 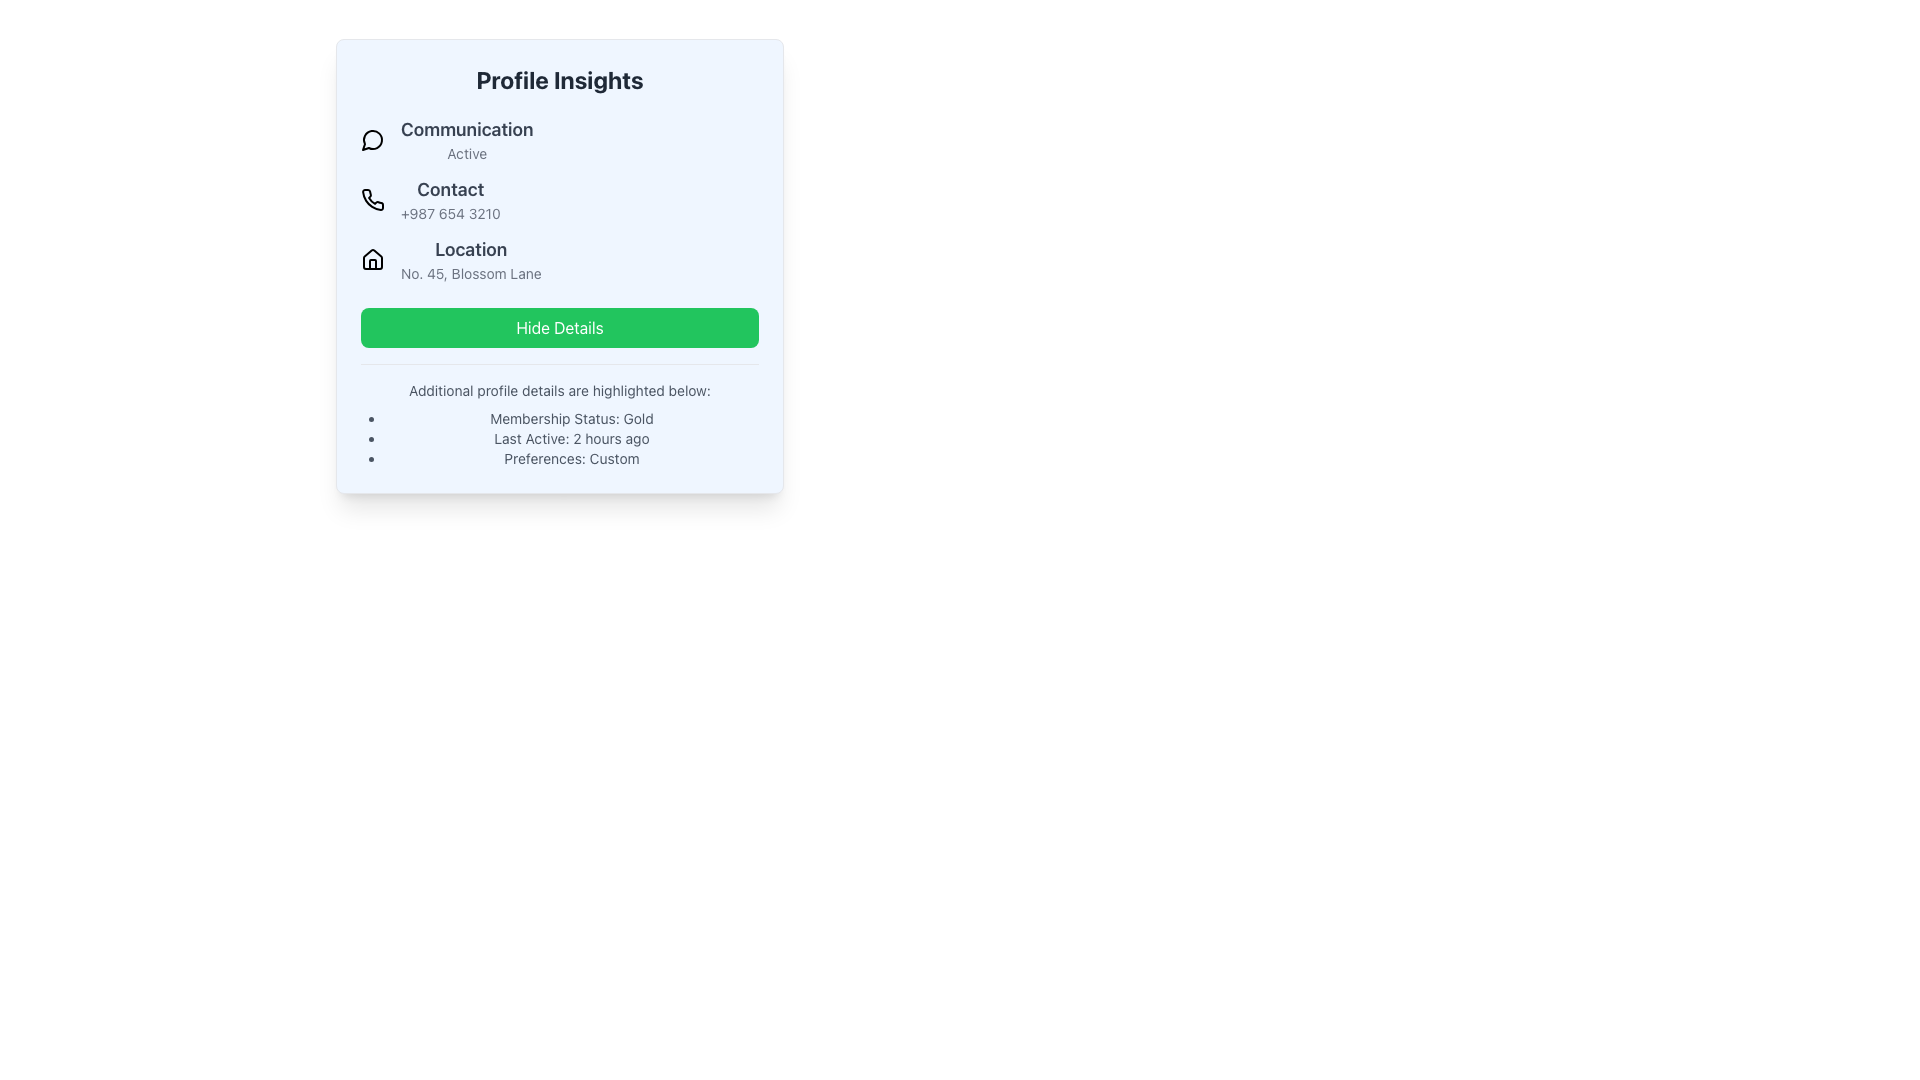 I want to click on the house icon, which is a thin, rounded line styled icon located to the left of the text 'Location' and 'No. 45, Blossom Lane', so click(x=373, y=258).